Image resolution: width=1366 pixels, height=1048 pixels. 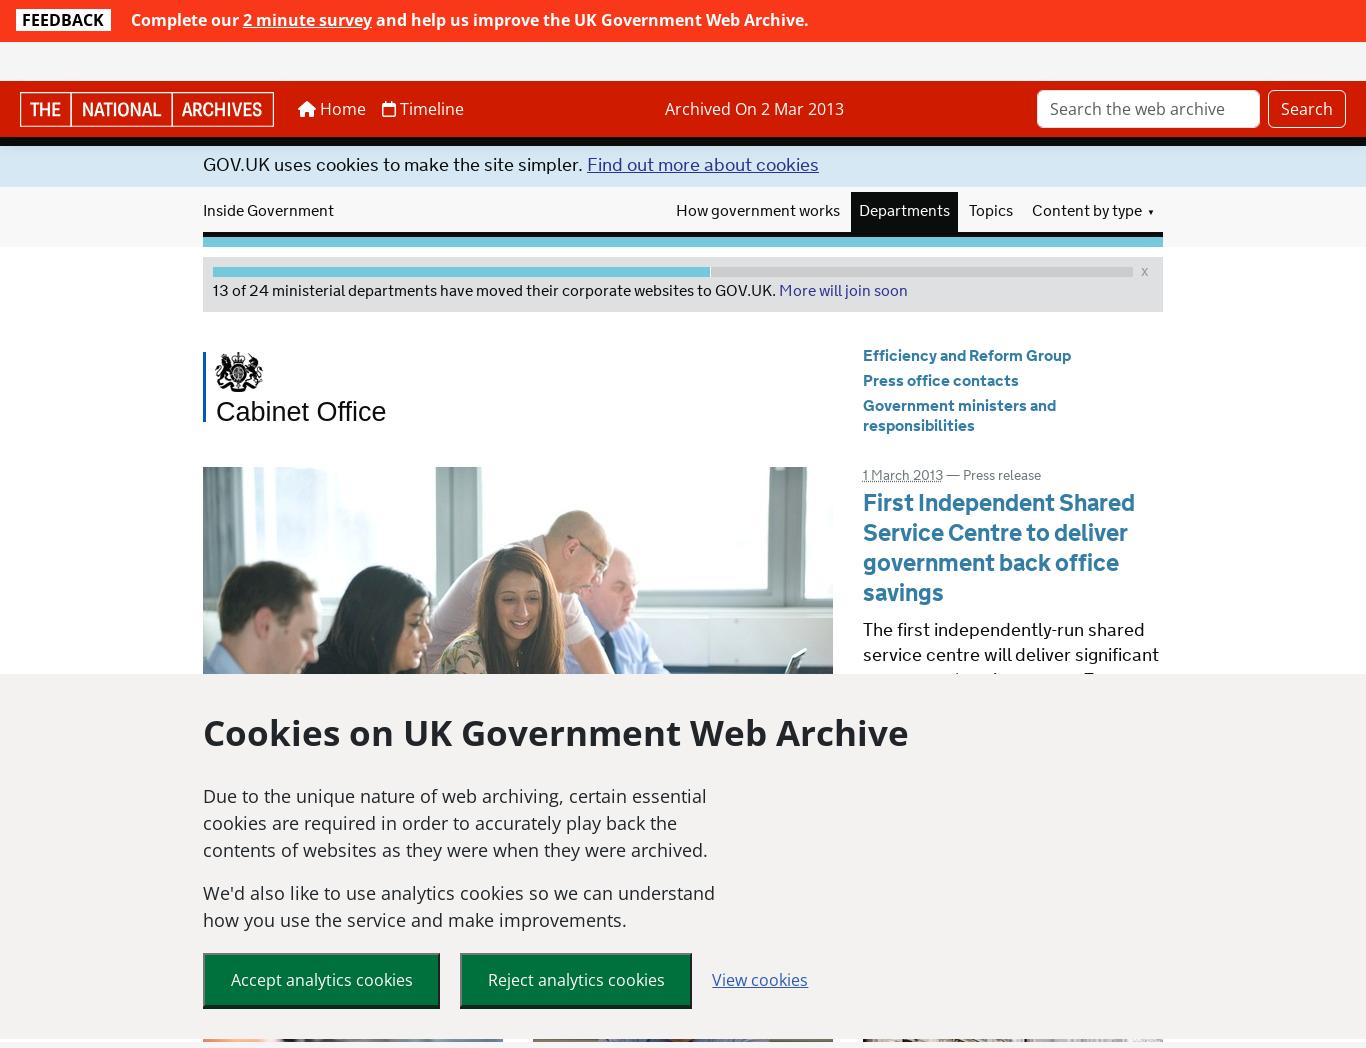 I want to click on 'Due to the unique nature of web archiving, certain essential cookies are required in order to accurately play back the contents of websites as they were when they were archived.', so click(x=201, y=784).